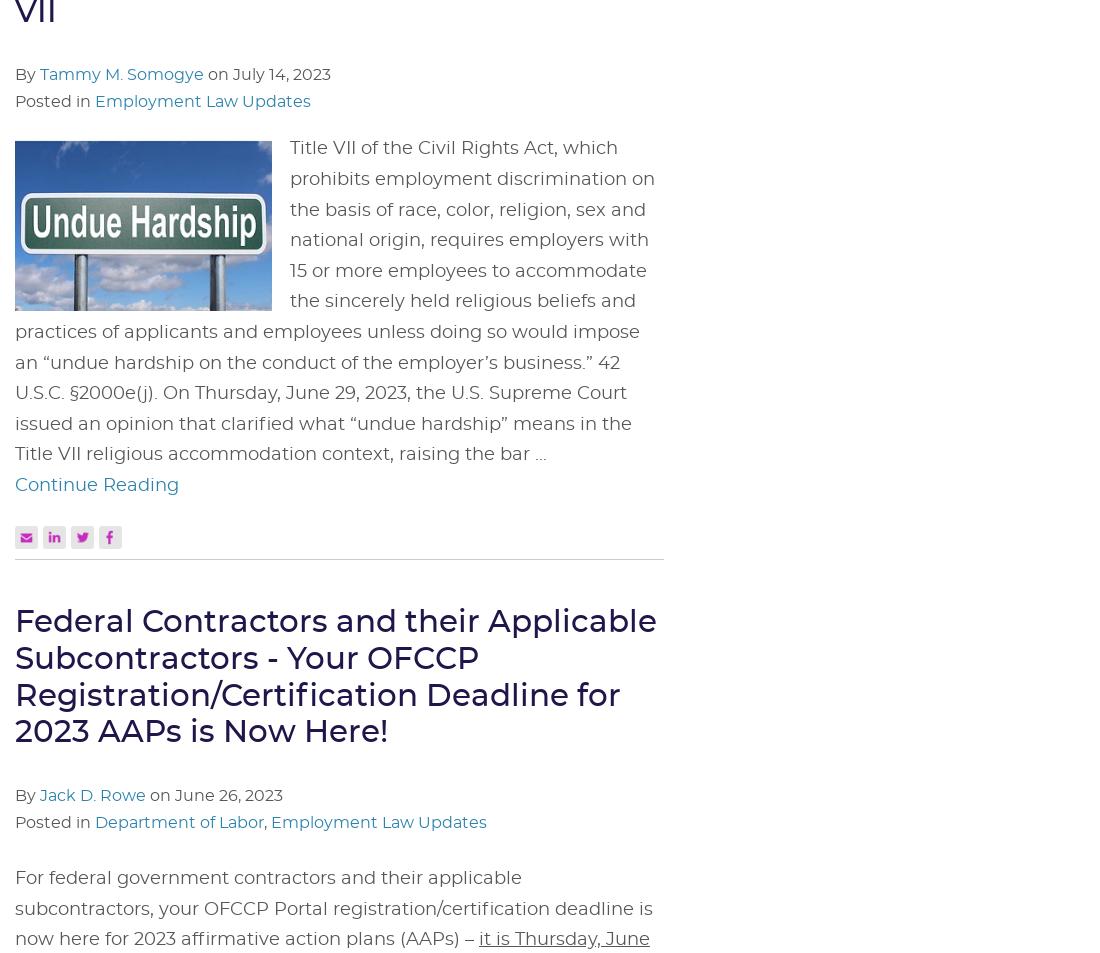 This screenshot has height=953, width=1100. I want to click on 'June 26, 2023', so click(229, 794).